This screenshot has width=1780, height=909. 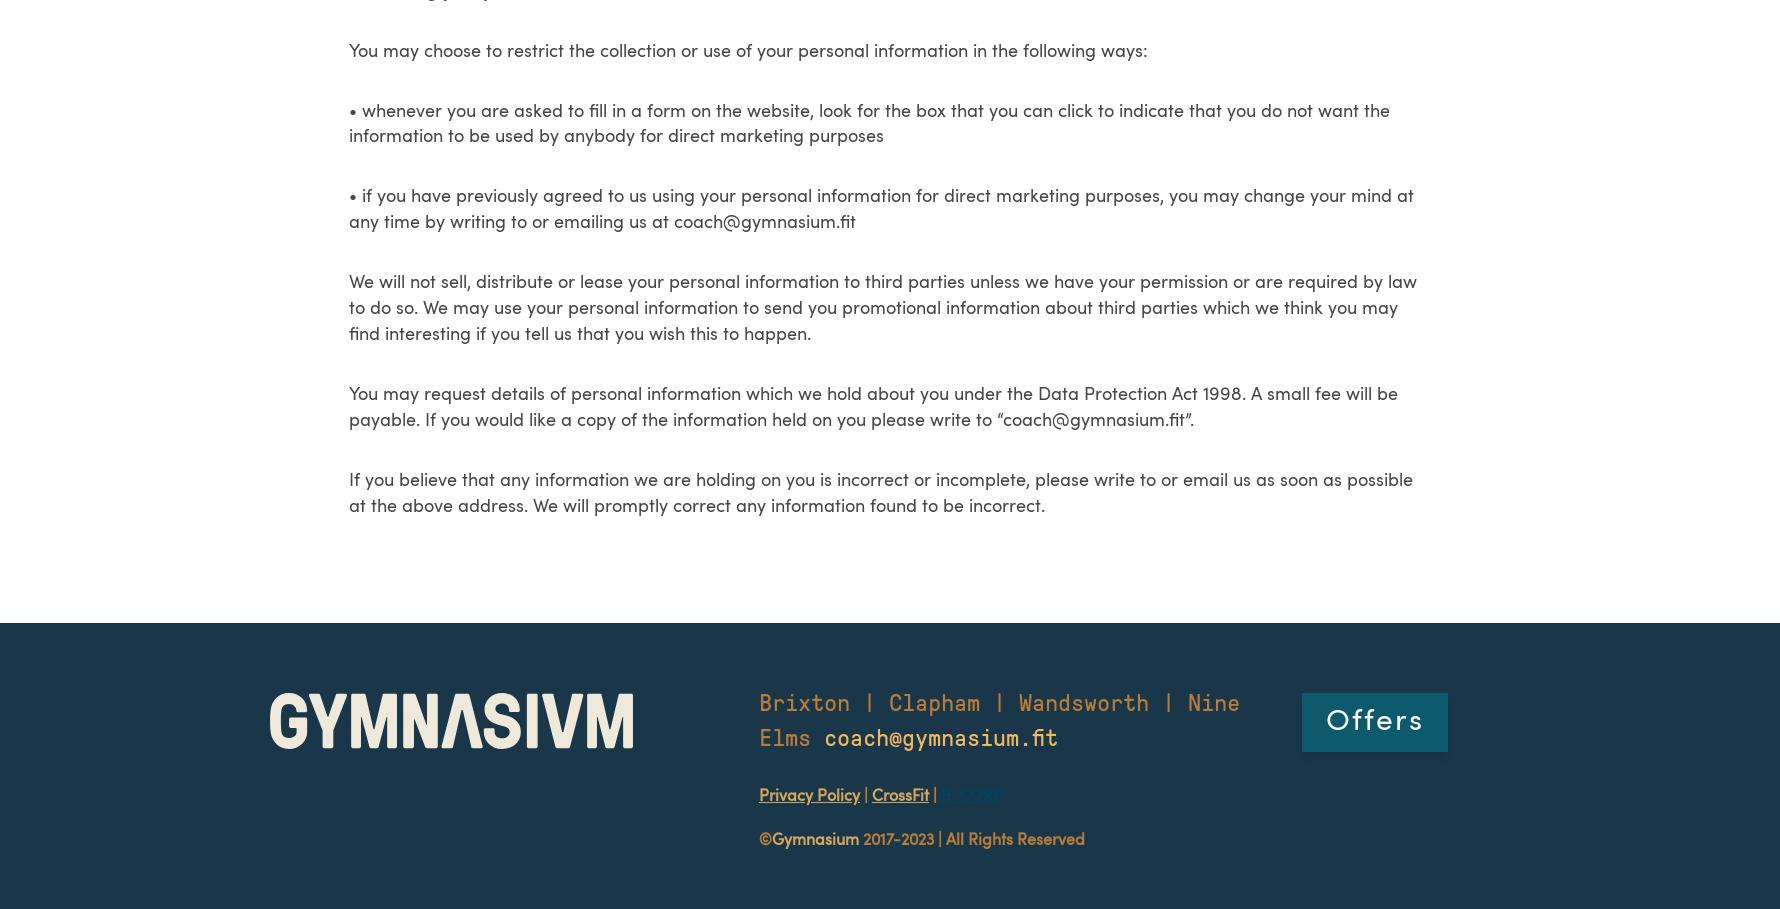 What do you see at coordinates (882, 307) in the screenshot?
I see `'We will not sell, distribute or lease your personal information to third parties unless we have your permission or are required by law to do so. We may use your personal information to send you promotional information about third parties which we think you may find interesting if you tell us that you wish this to happen.'` at bounding box center [882, 307].